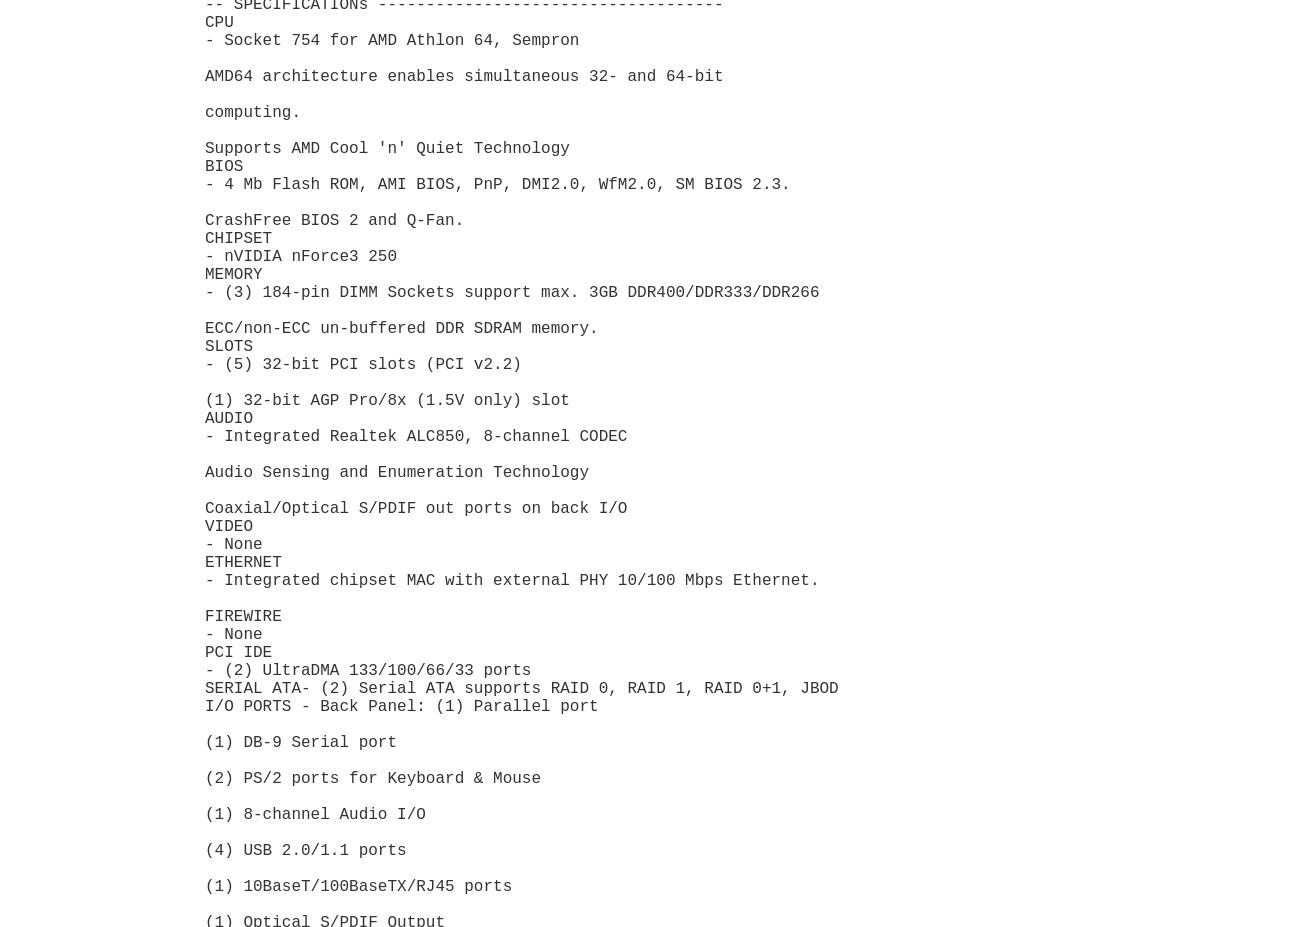 The width and height of the screenshot is (1300, 927). Describe the element at coordinates (391, 147) in the screenshot. I see `'Supports AMD Cool 'n' Quiet Technology'` at that location.